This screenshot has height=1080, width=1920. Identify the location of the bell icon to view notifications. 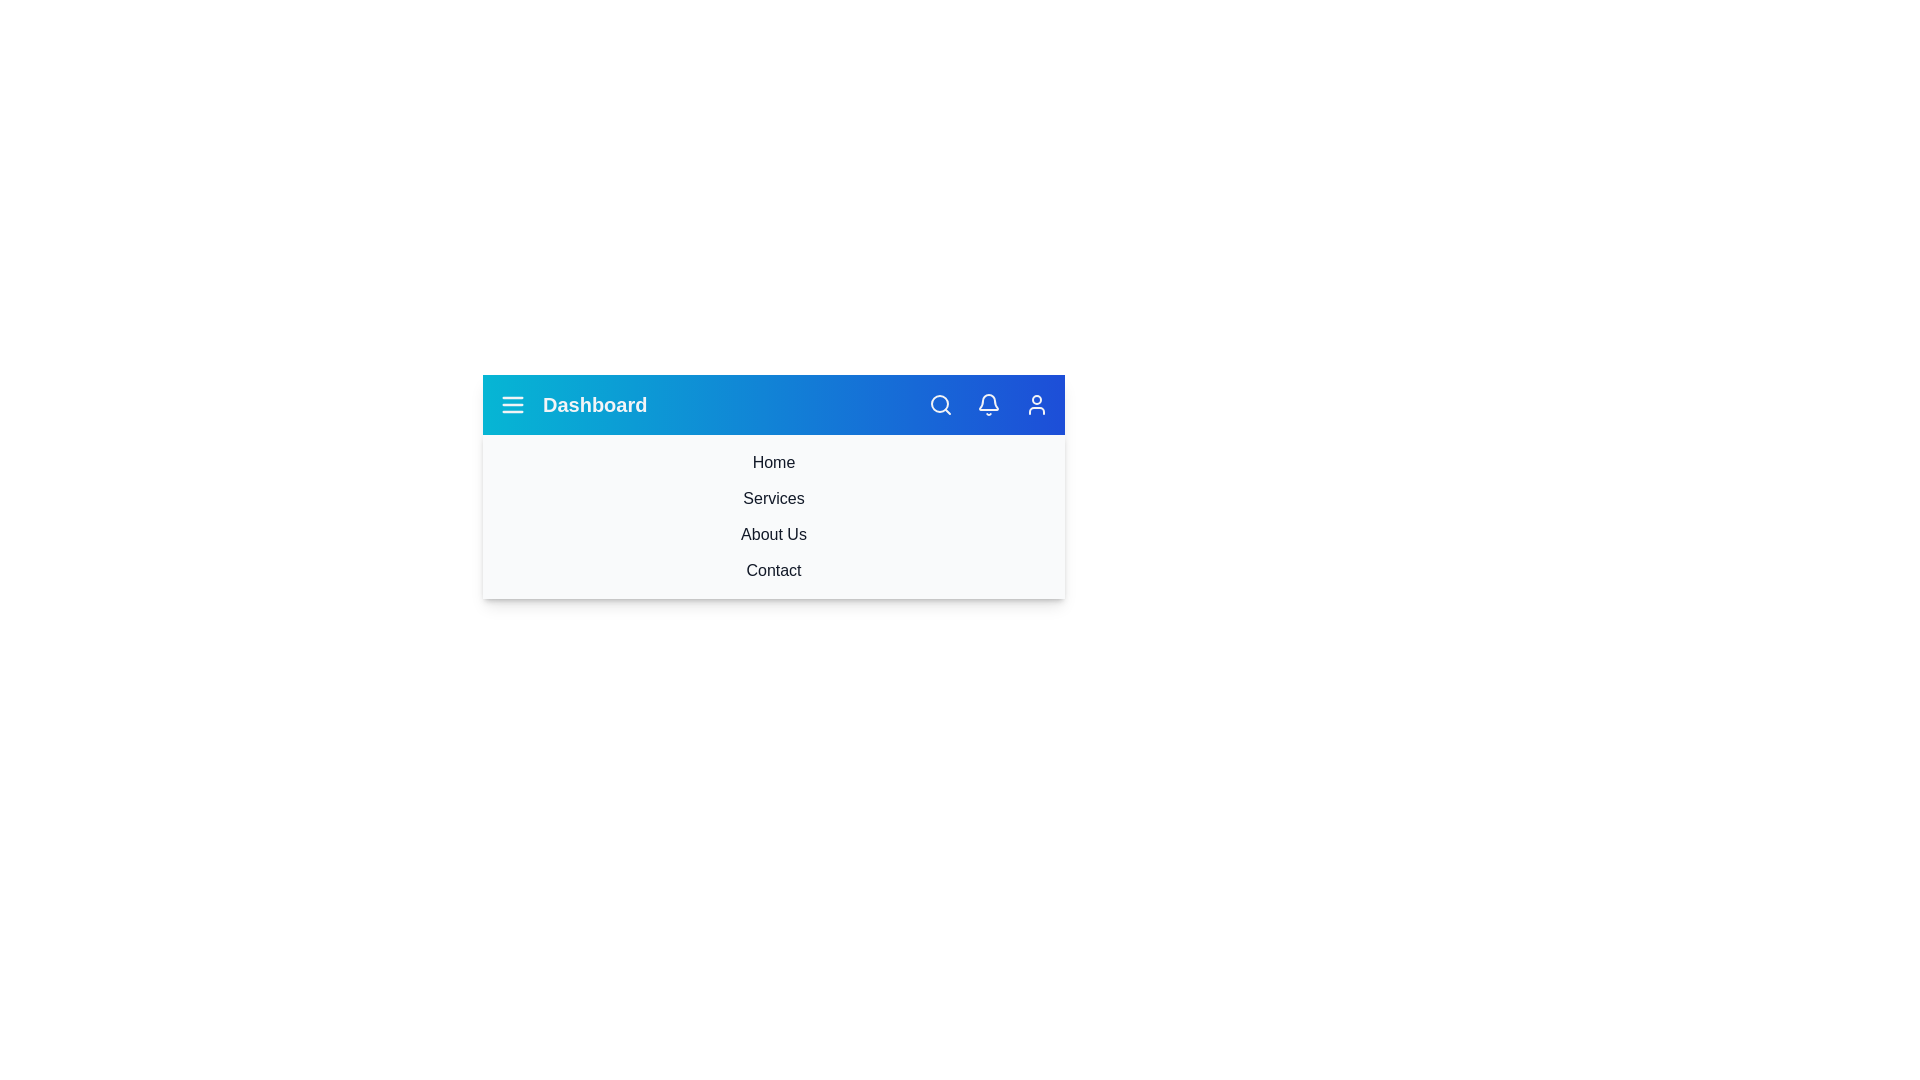
(988, 405).